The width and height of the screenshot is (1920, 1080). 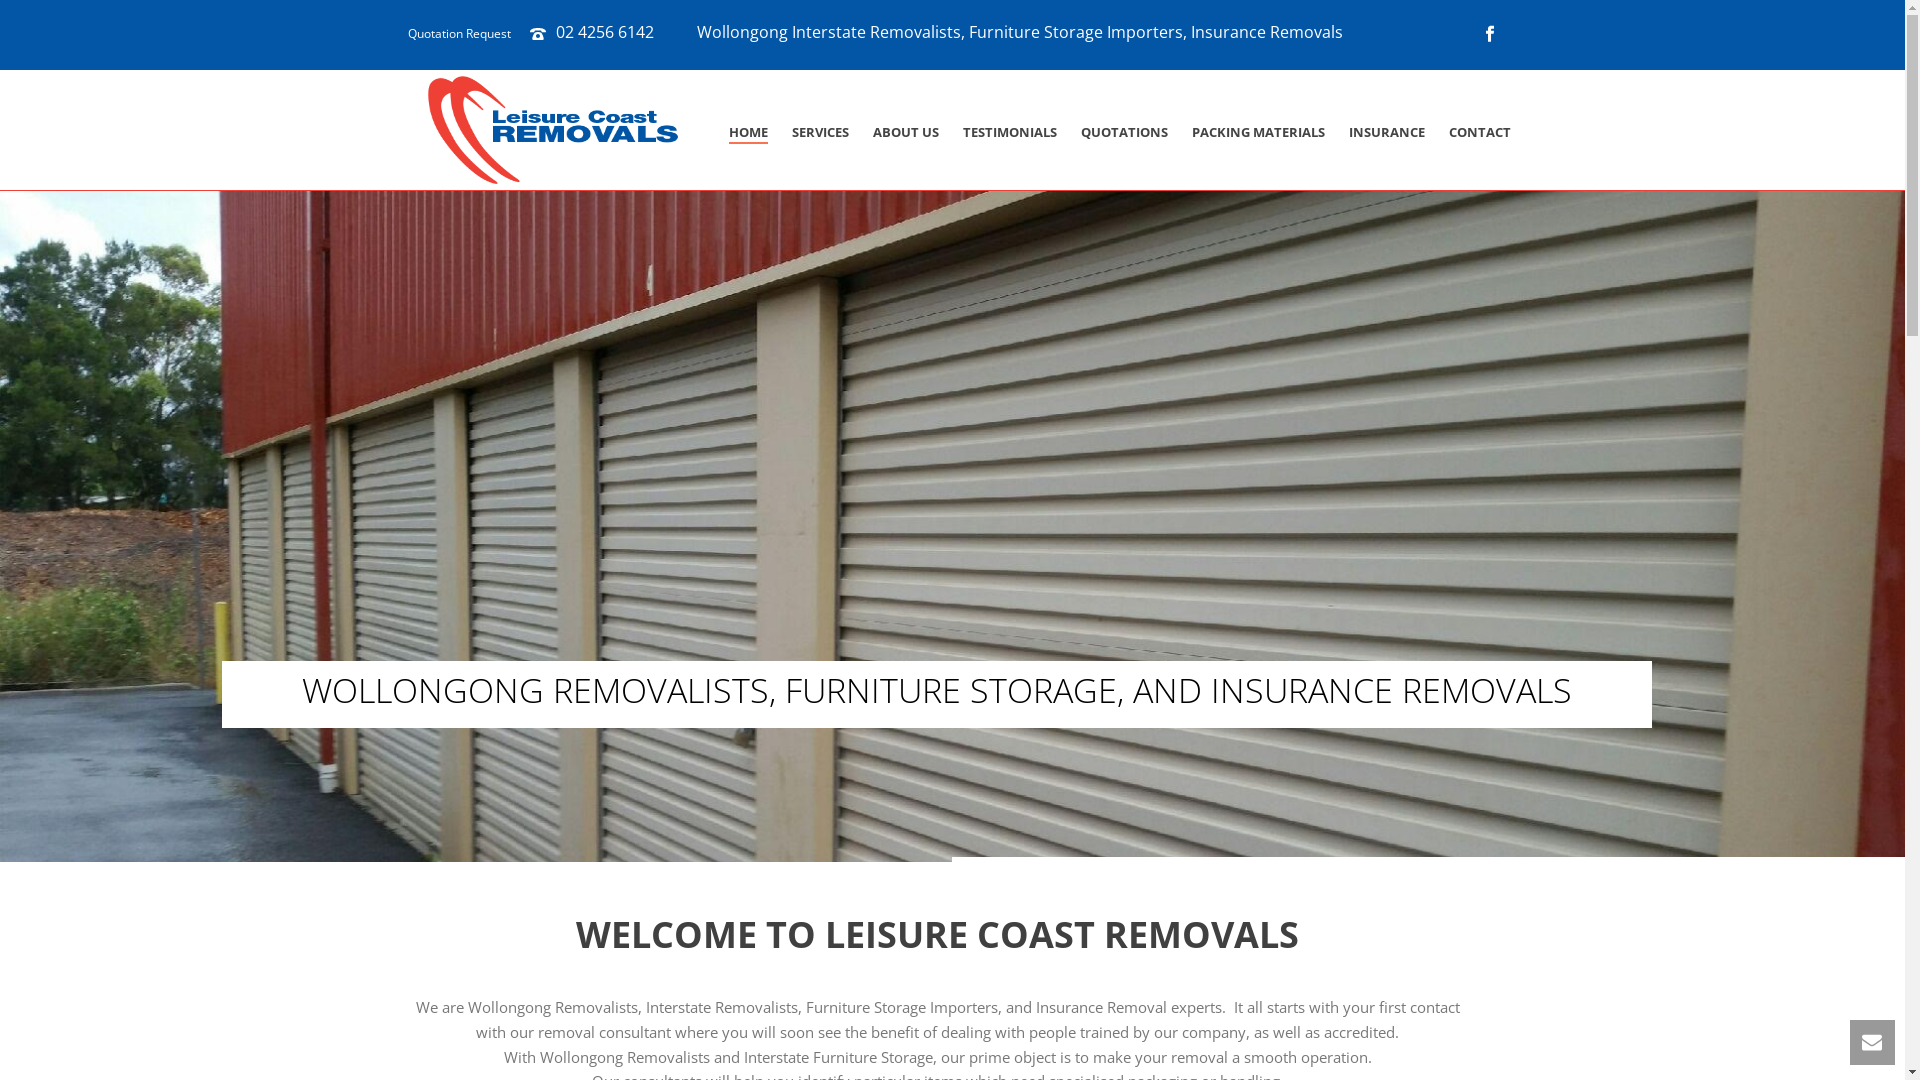 What do you see at coordinates (1478, 131) in the screenshot?
I see `'CONTACT'` at bounding box center [1478, 131].